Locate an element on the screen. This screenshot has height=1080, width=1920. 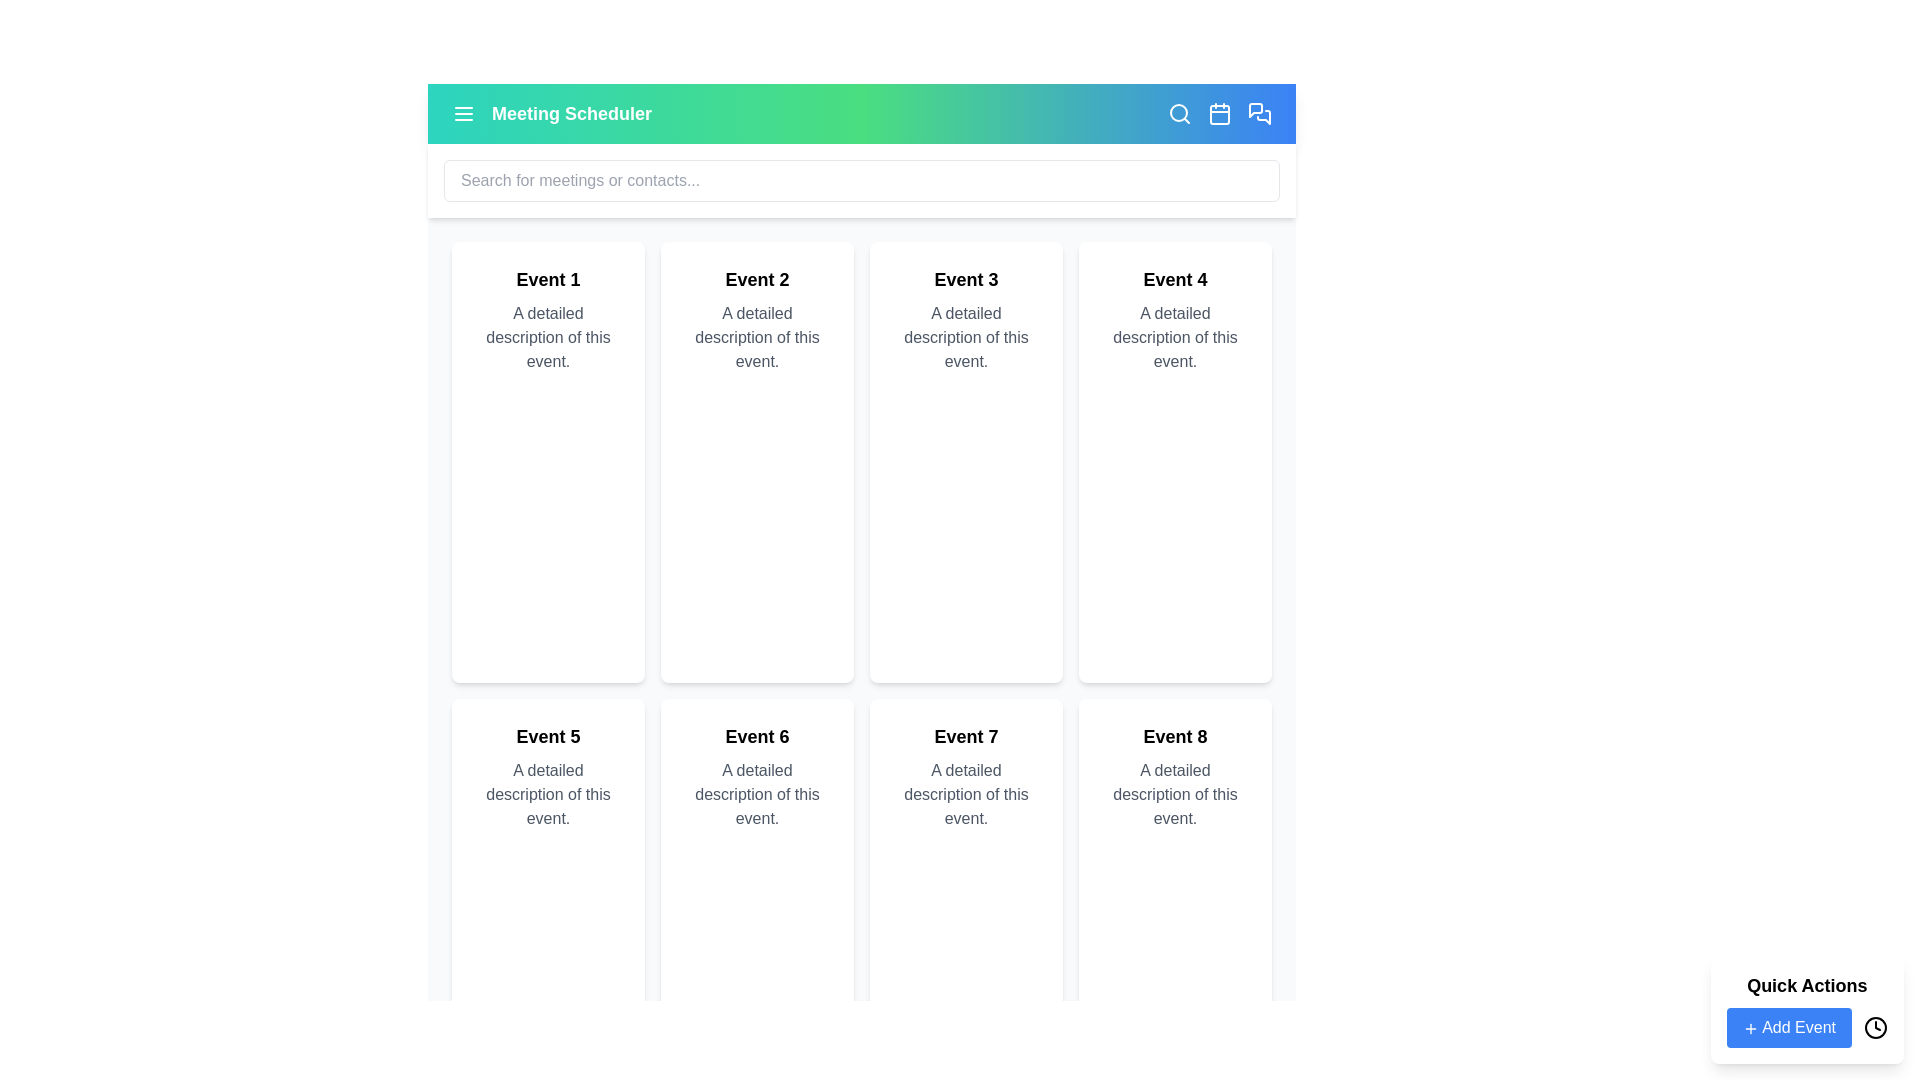
the static text content located in the third card of the grid, positioned below the bold title 'Event 3' is located at coordinates (966, 337).